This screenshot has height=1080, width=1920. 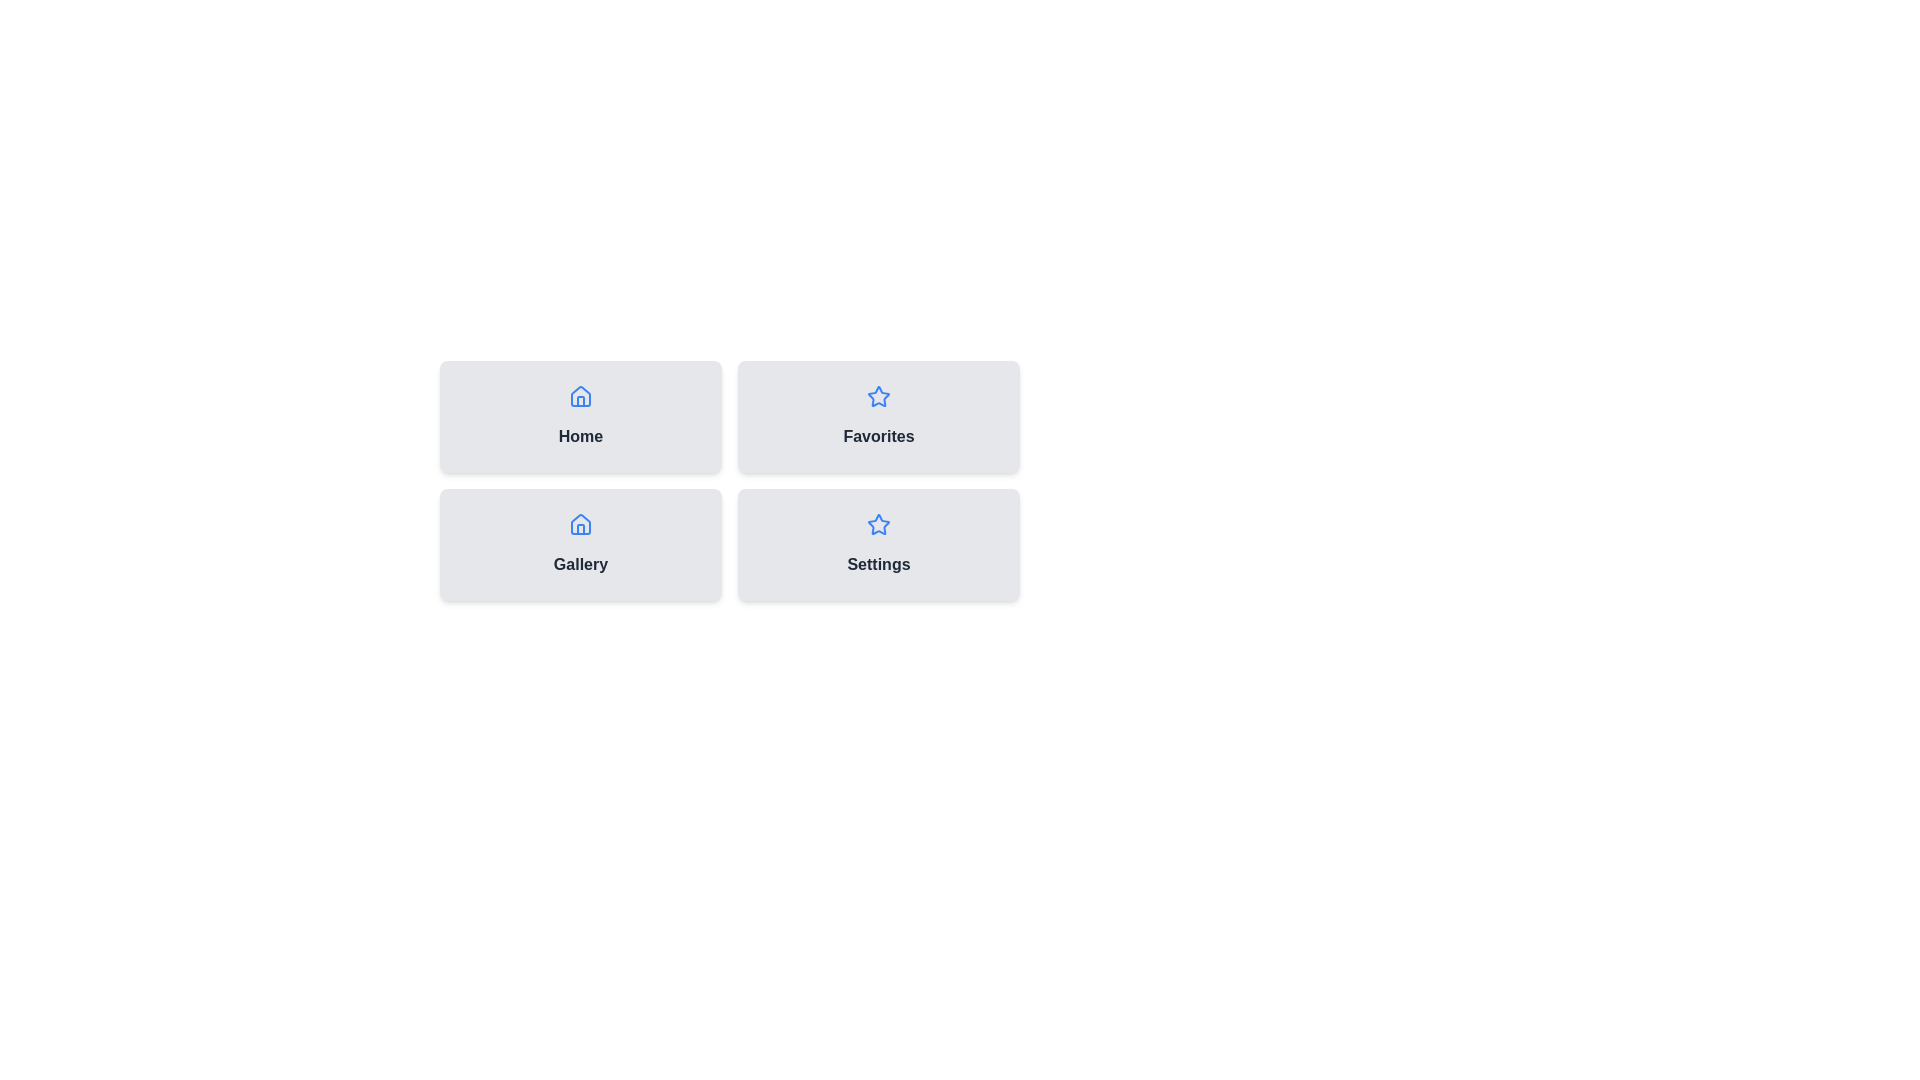 What do you see at coordinates (579, 523) in the screenshot?
I see `the blue house-shaped icon in the Gallery section to interact with it, as it is the only icon present above the 'Gallery' label` at bounding box center [579, 523].